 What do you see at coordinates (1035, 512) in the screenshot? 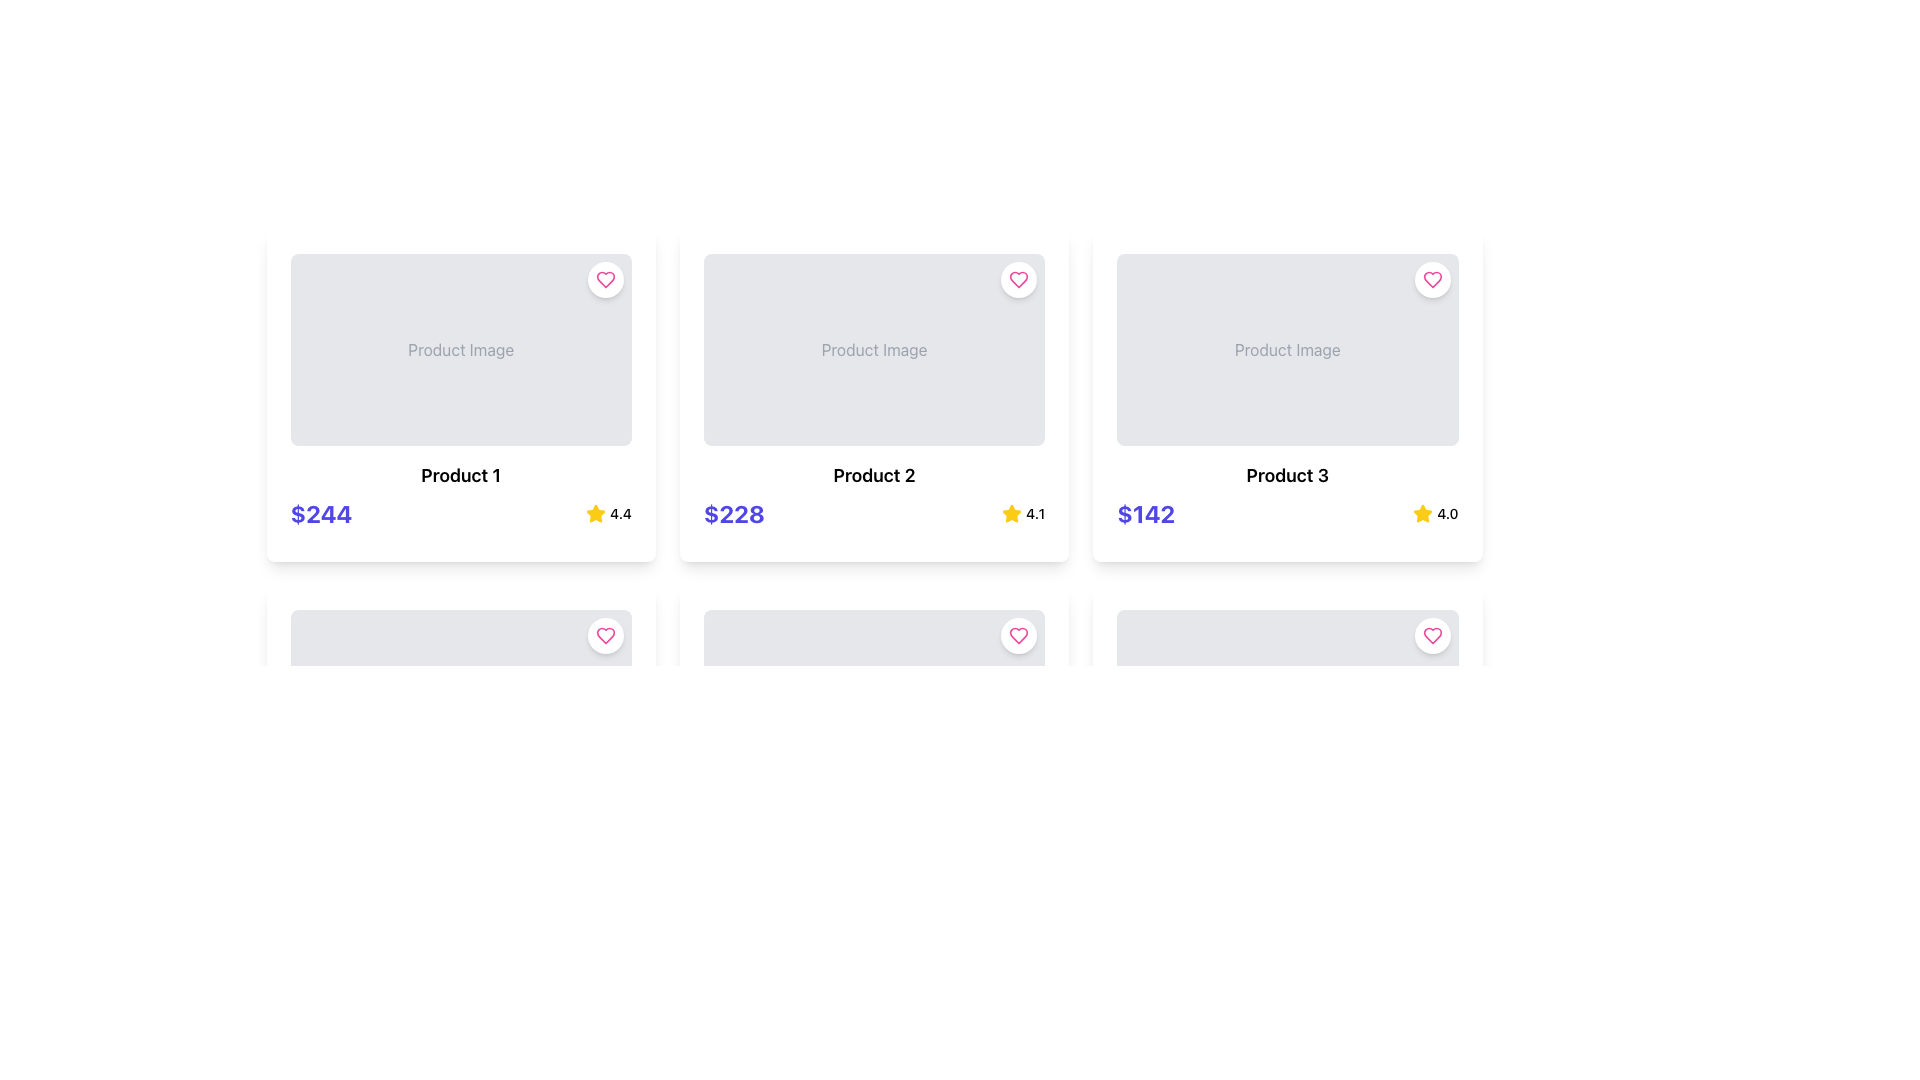
I see `the text label that displays the numerical rating value for 'Product 2' in the bottom-right corner of the card, positioned to the right of the yellow star icon` at bounding box center [1035, 512].